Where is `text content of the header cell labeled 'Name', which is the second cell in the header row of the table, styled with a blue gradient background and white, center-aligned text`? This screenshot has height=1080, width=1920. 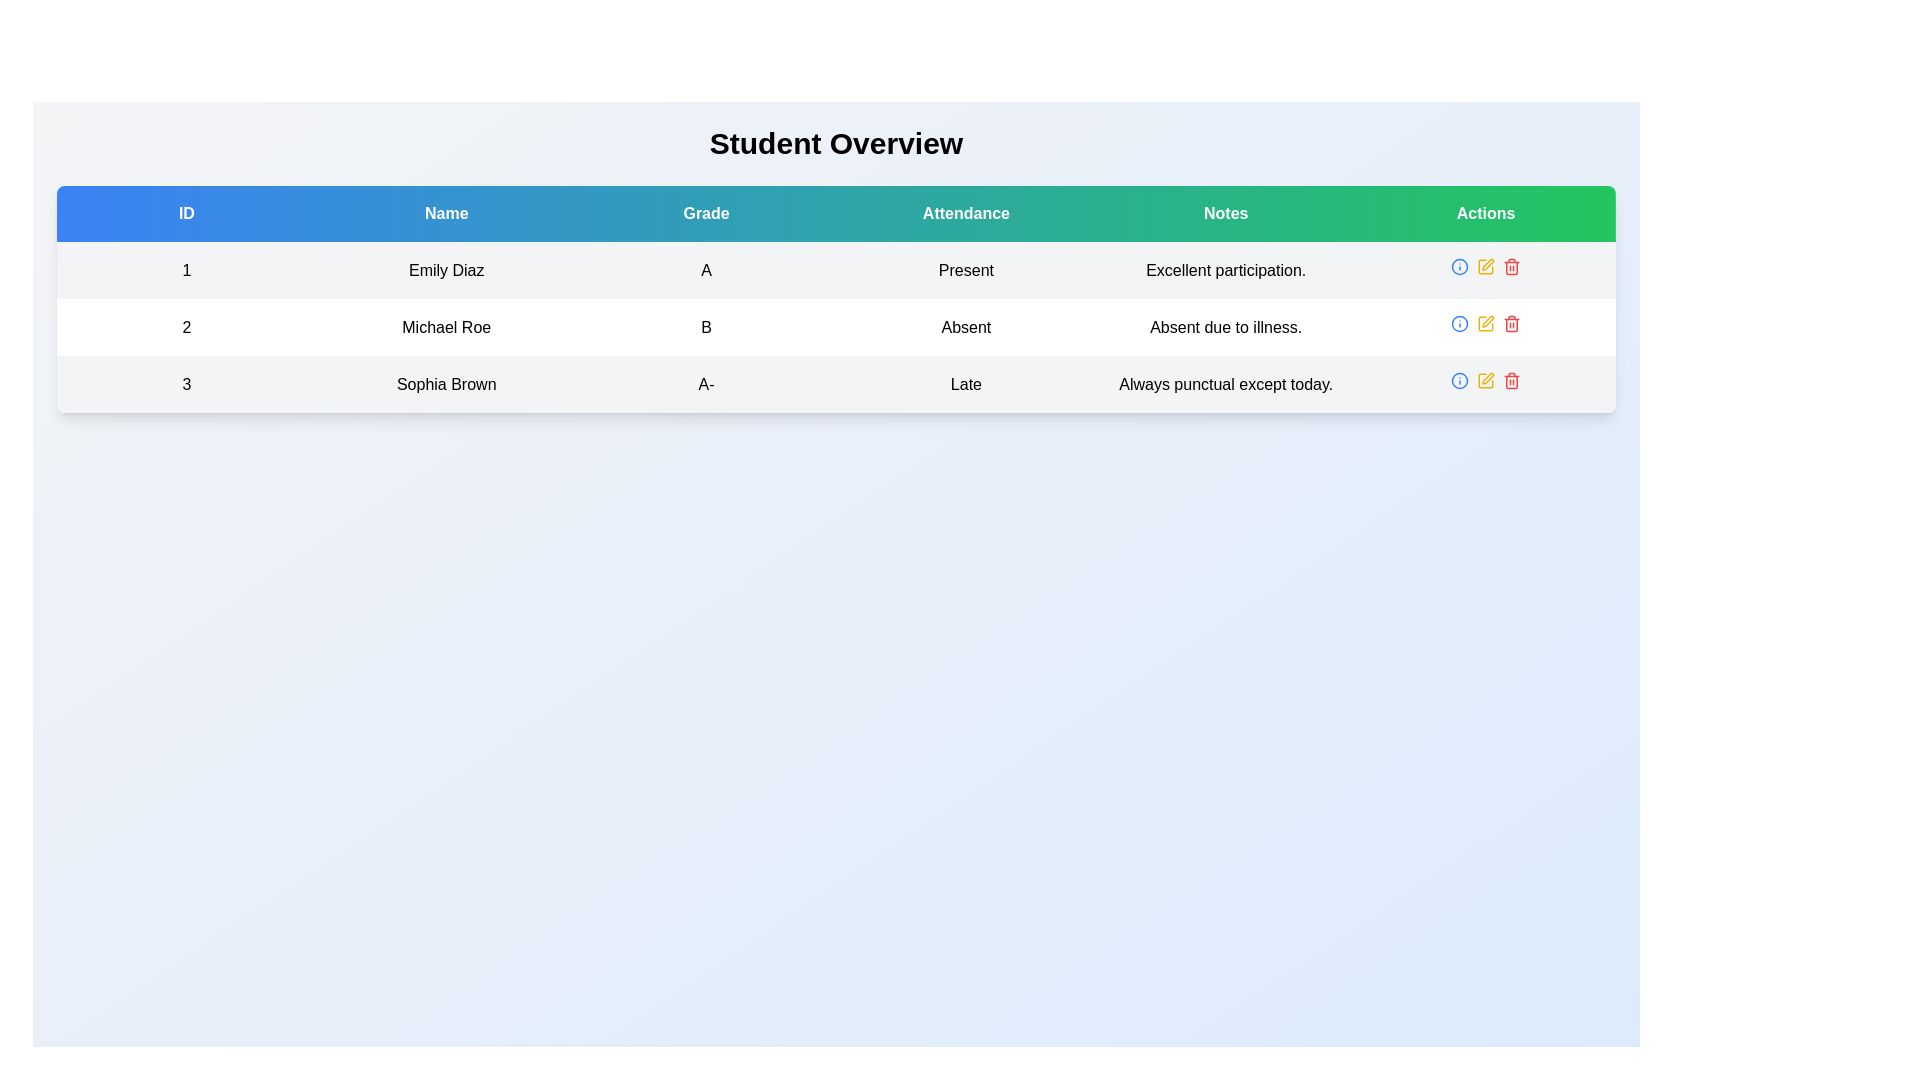
text content of the header cell labeled 'Name', which is the second cell in the header row of the table, styled with a blue gradient background and white, center-aligned text is located at coordinates (445, 213).